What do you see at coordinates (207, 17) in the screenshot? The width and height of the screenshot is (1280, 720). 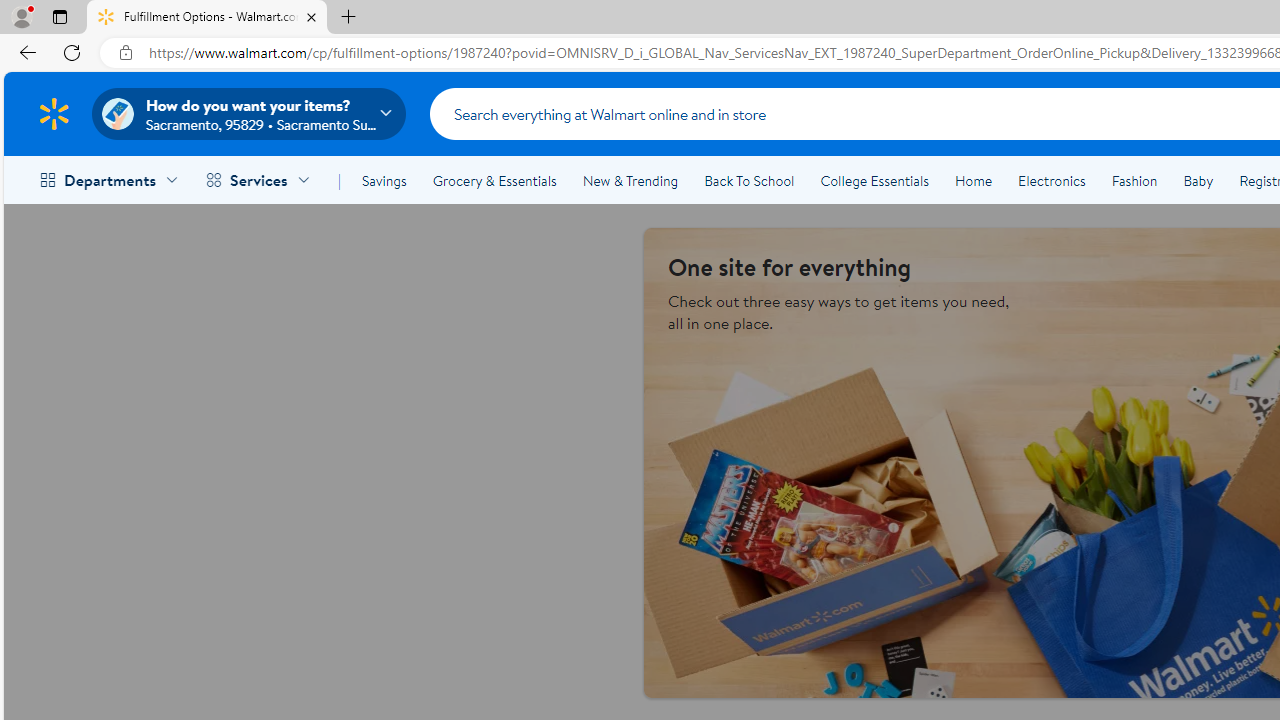 I see `'Fulfillment Options - Walmart.com'` at bounding box center [207, 17].